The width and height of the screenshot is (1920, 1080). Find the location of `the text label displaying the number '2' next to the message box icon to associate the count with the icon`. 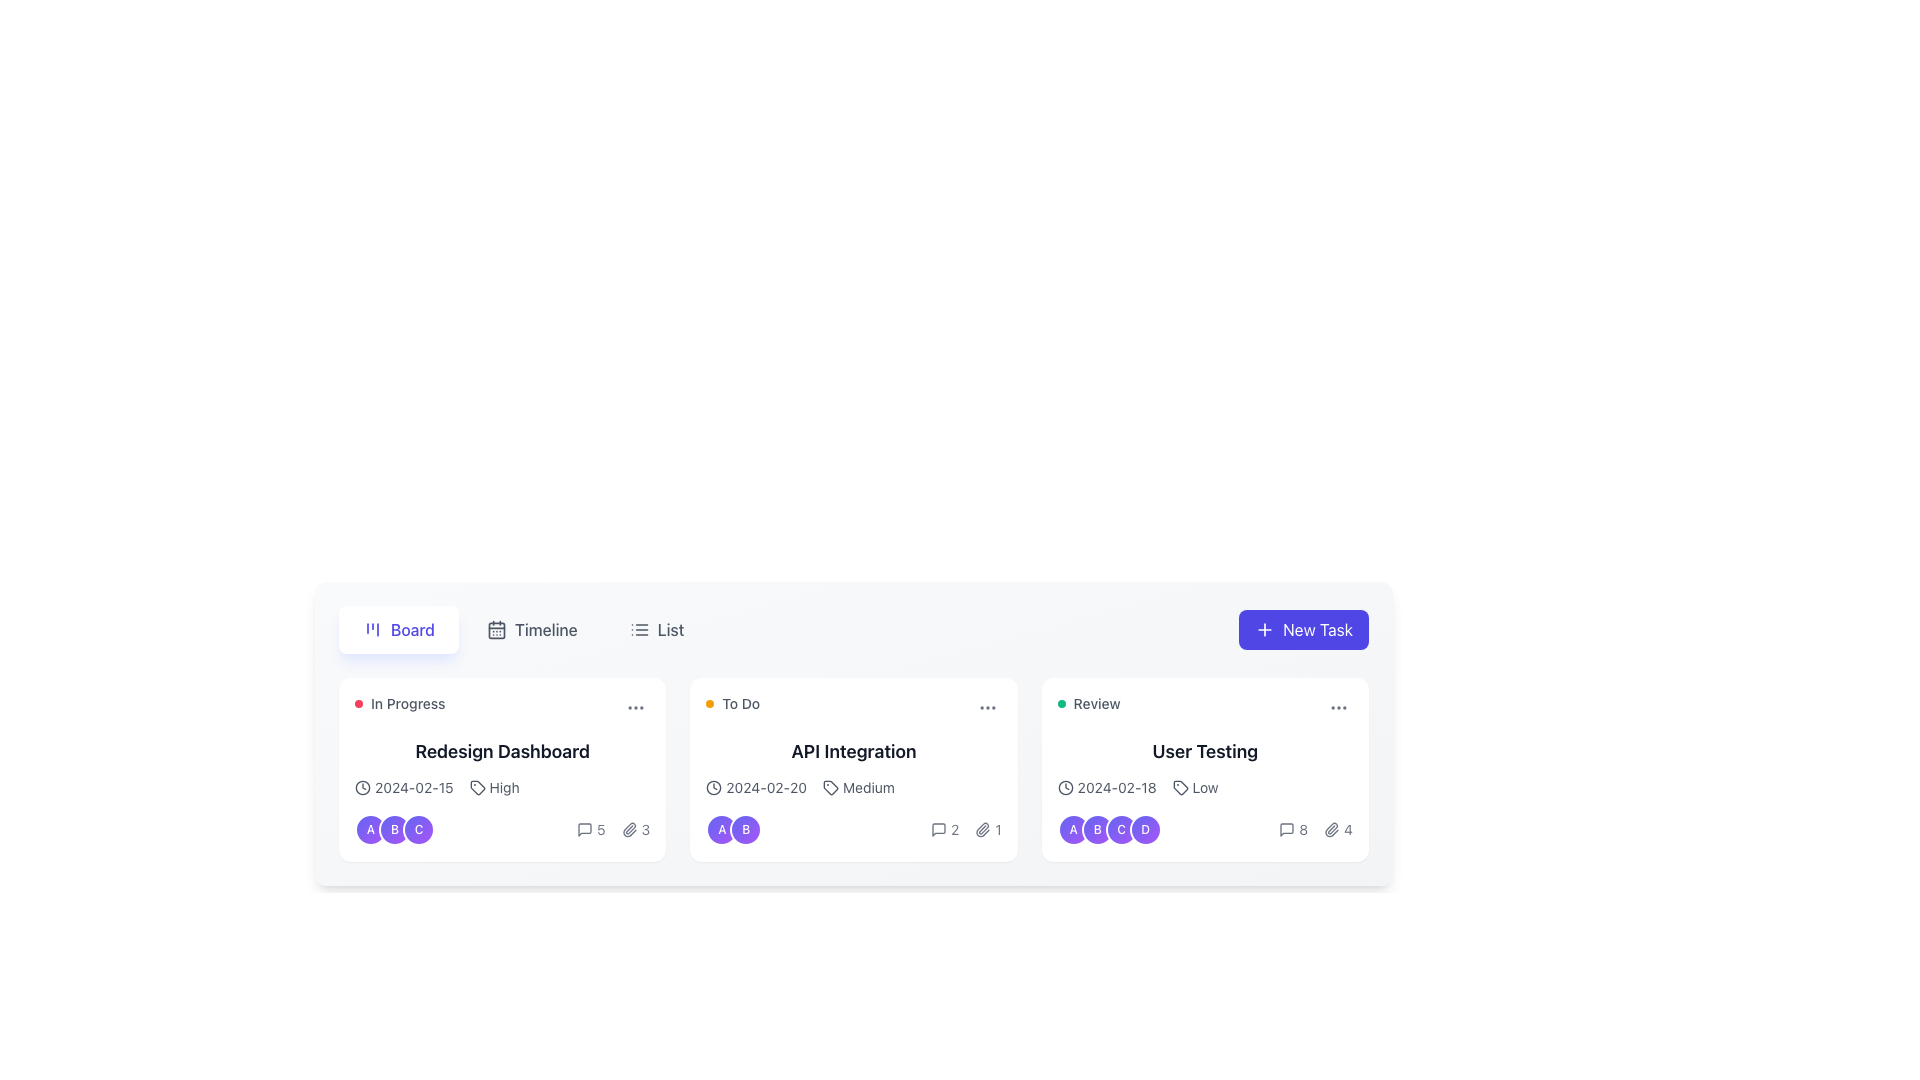

the text label displaying the number '2' next to the message box icon to associate the count with the icon is located at coordinates (954, 829).